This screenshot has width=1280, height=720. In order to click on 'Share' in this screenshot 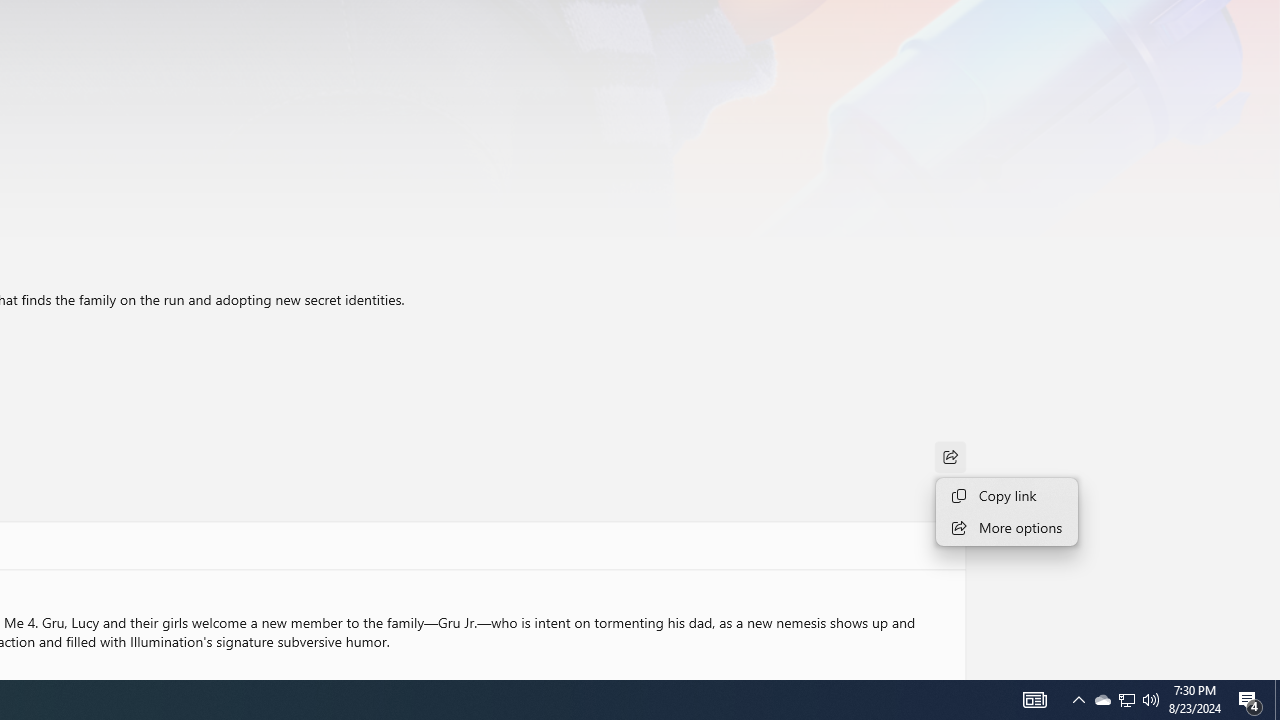, I will do `click(949, 456)`.